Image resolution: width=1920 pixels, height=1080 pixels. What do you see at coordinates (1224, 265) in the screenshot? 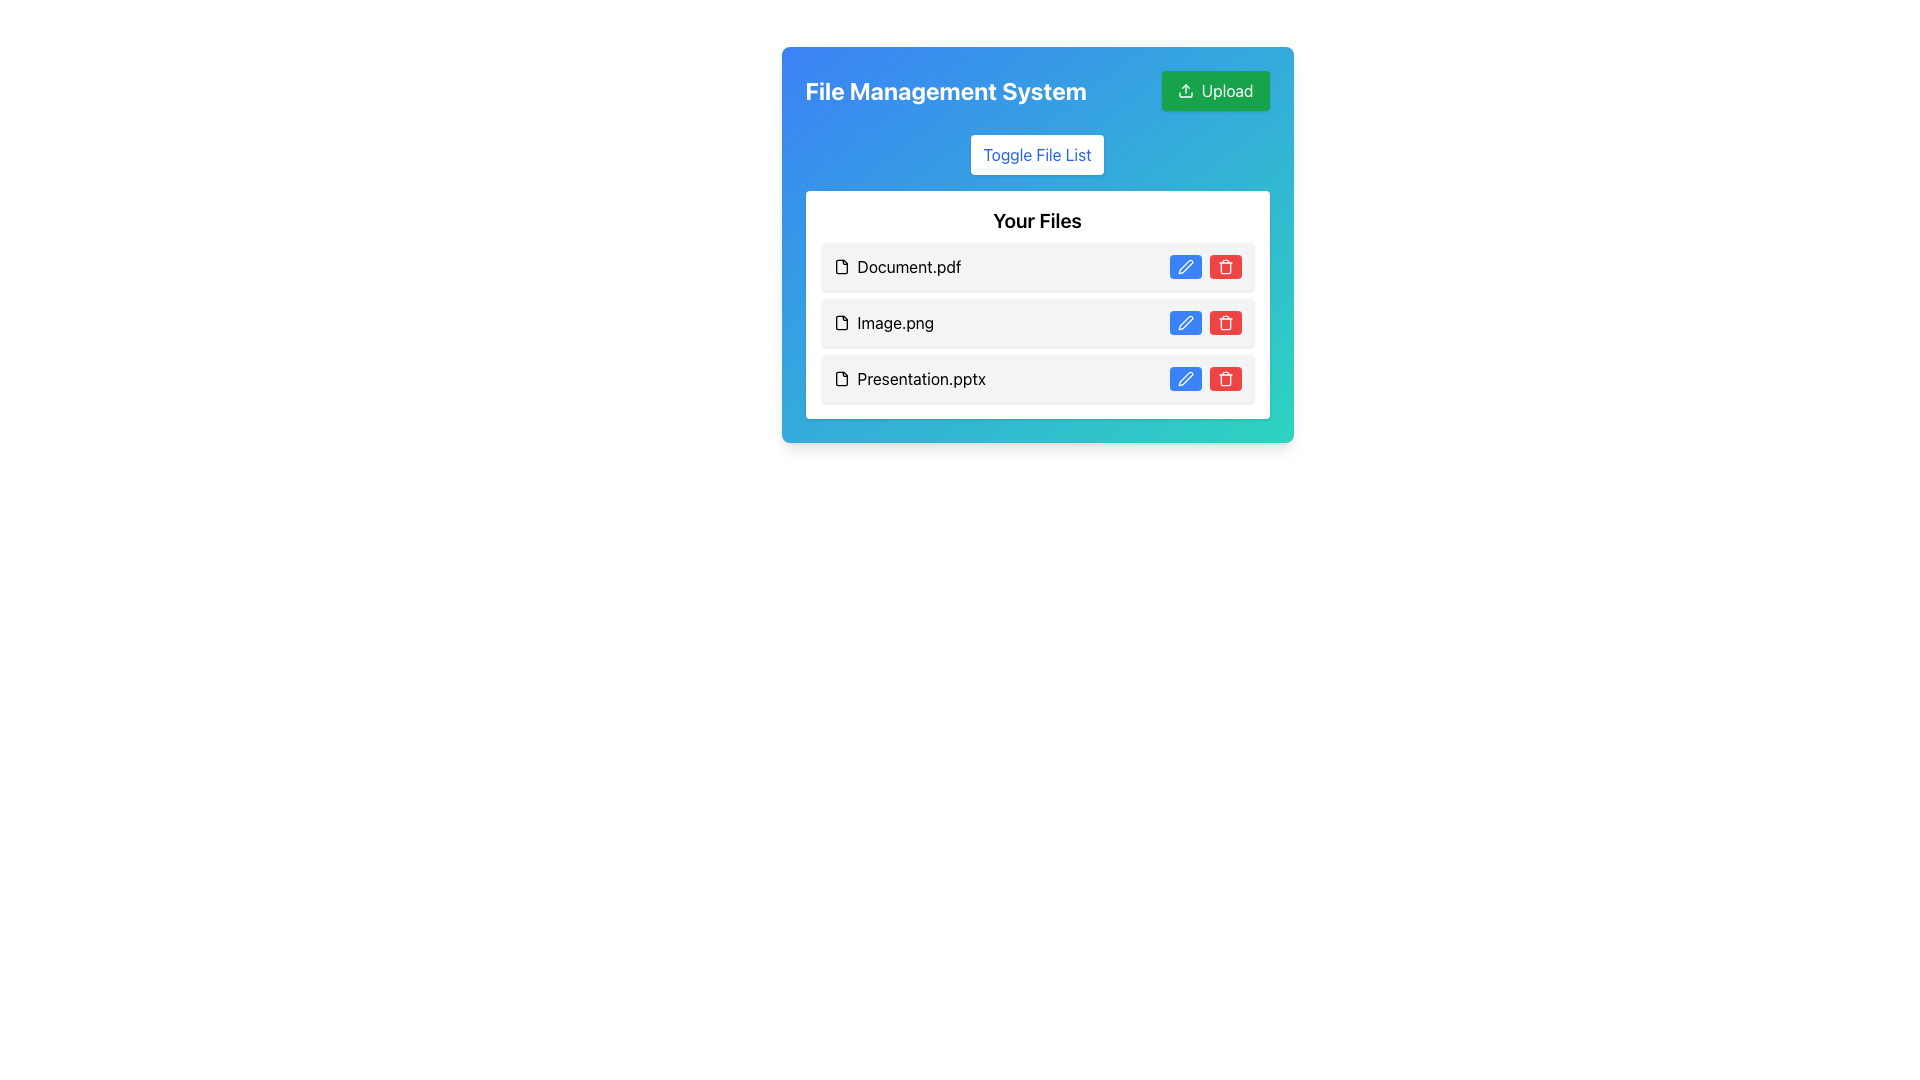
I see `the delete button with an icon located to the right of the 'Presentation.pptx' file entry in the 'Your Files' section` at bounding box center [1224, 265].